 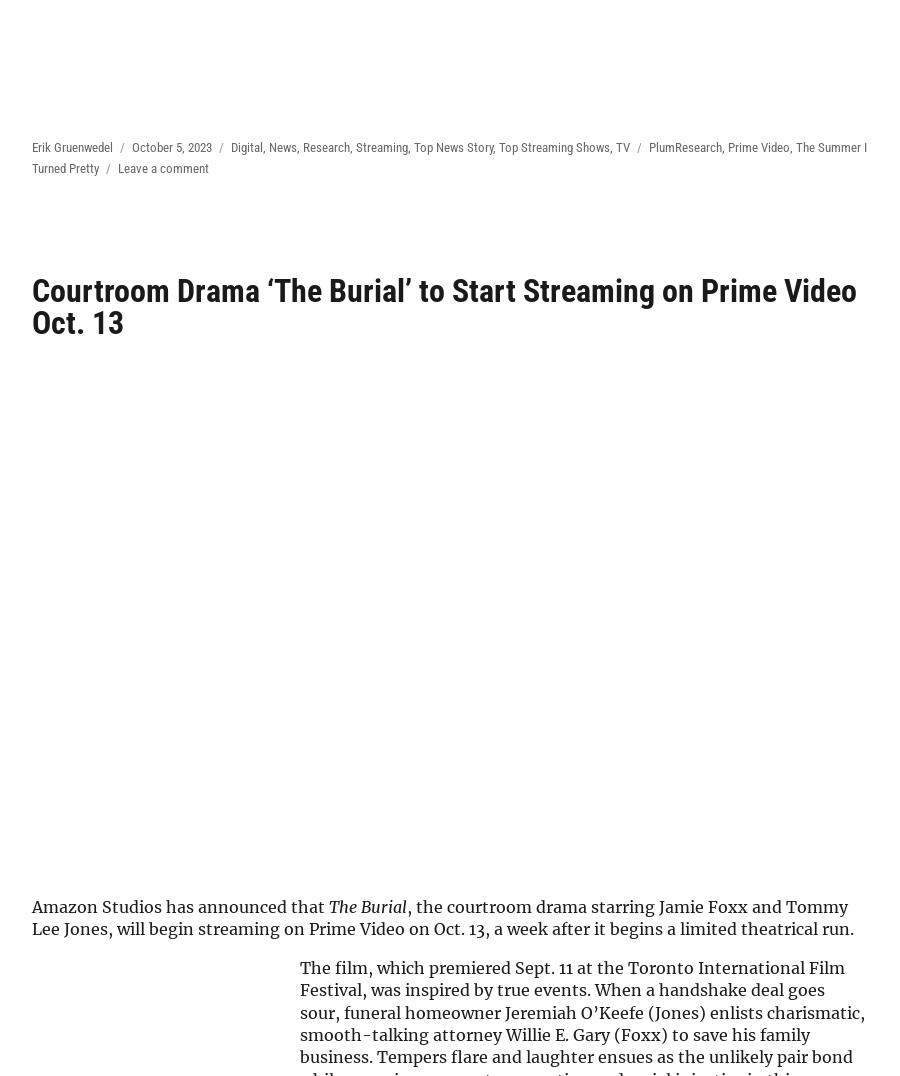 I want to click on ', the courtroom drama starring Jamie Foxx and Tommy Lee Jones, will begin streaming on Prime Video on Oct. 13, a week after it begins a limited theatrical run.', so click(x=31, y=917).